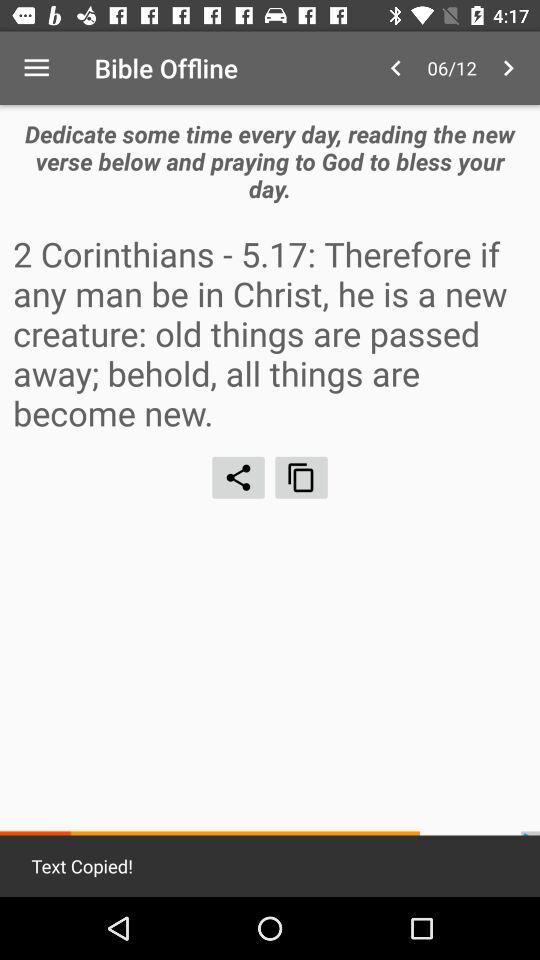 This screenshot has width=540, height=960. I want to click on item to the right of the 06/12 icon, so click(508, 68).